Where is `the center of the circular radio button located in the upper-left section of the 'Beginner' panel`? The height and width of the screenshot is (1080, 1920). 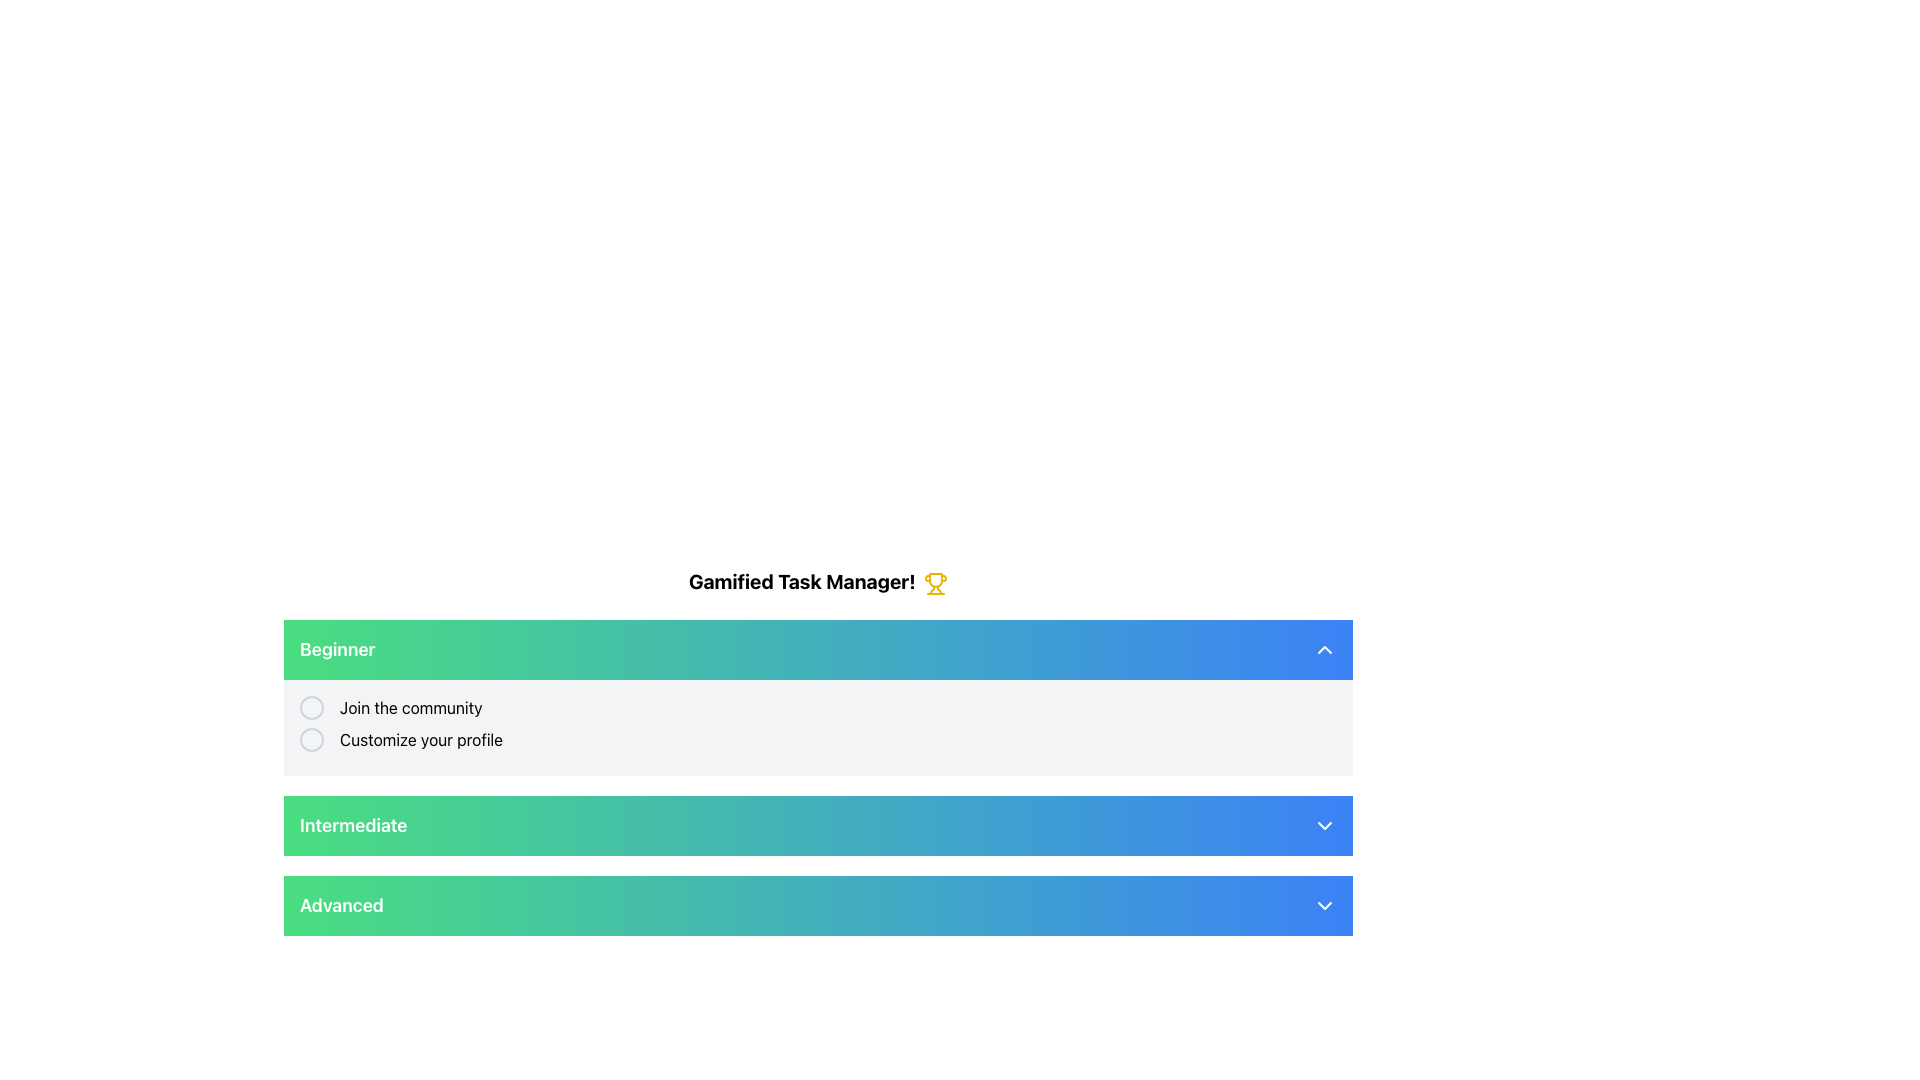 the center of the circular radio button located in the upper-left section of the 'Beginner' panel is located at coordinates (311, 707).